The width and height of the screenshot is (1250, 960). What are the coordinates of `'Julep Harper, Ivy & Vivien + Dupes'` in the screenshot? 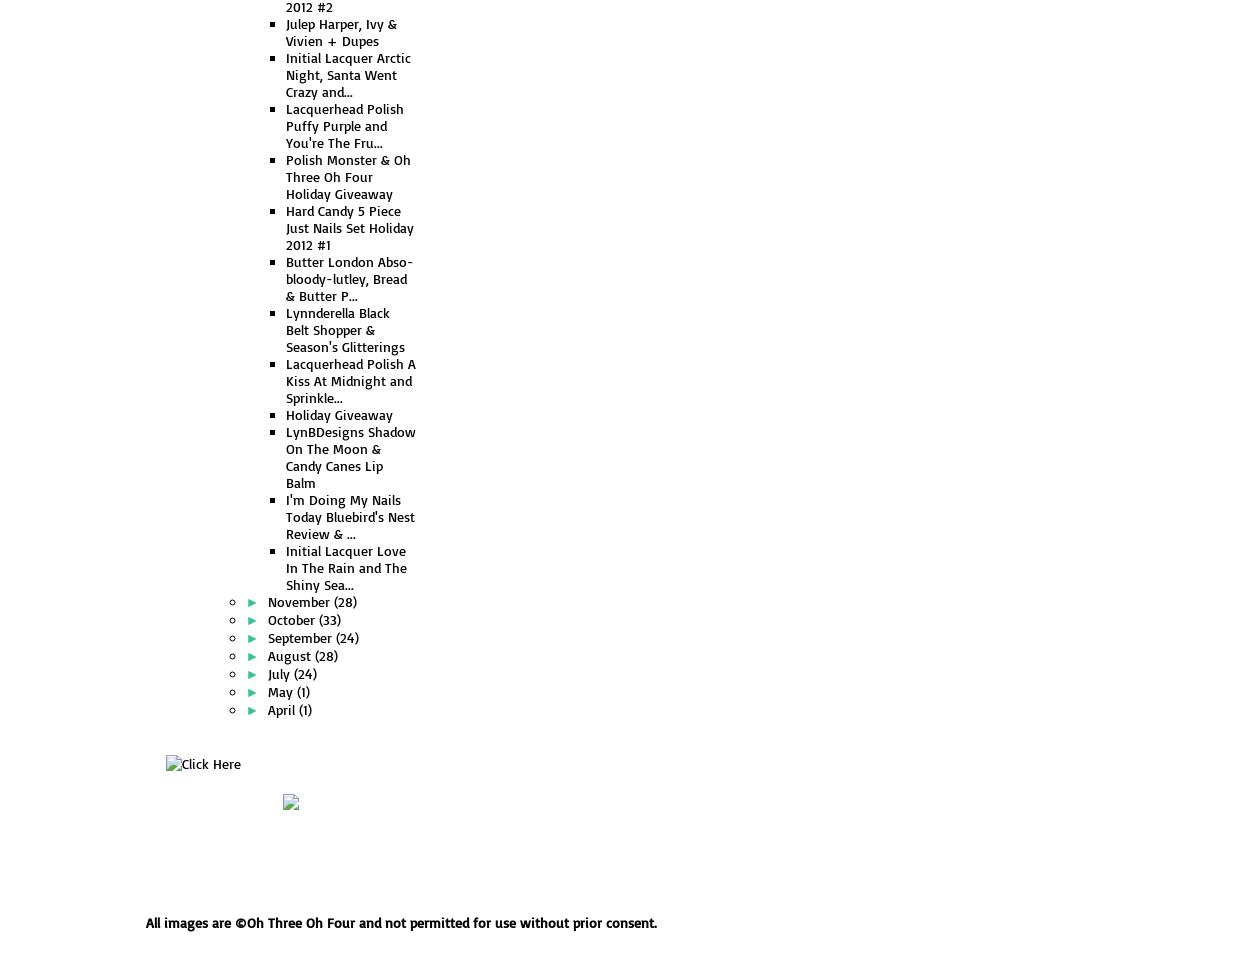 It's located at (339, 30).